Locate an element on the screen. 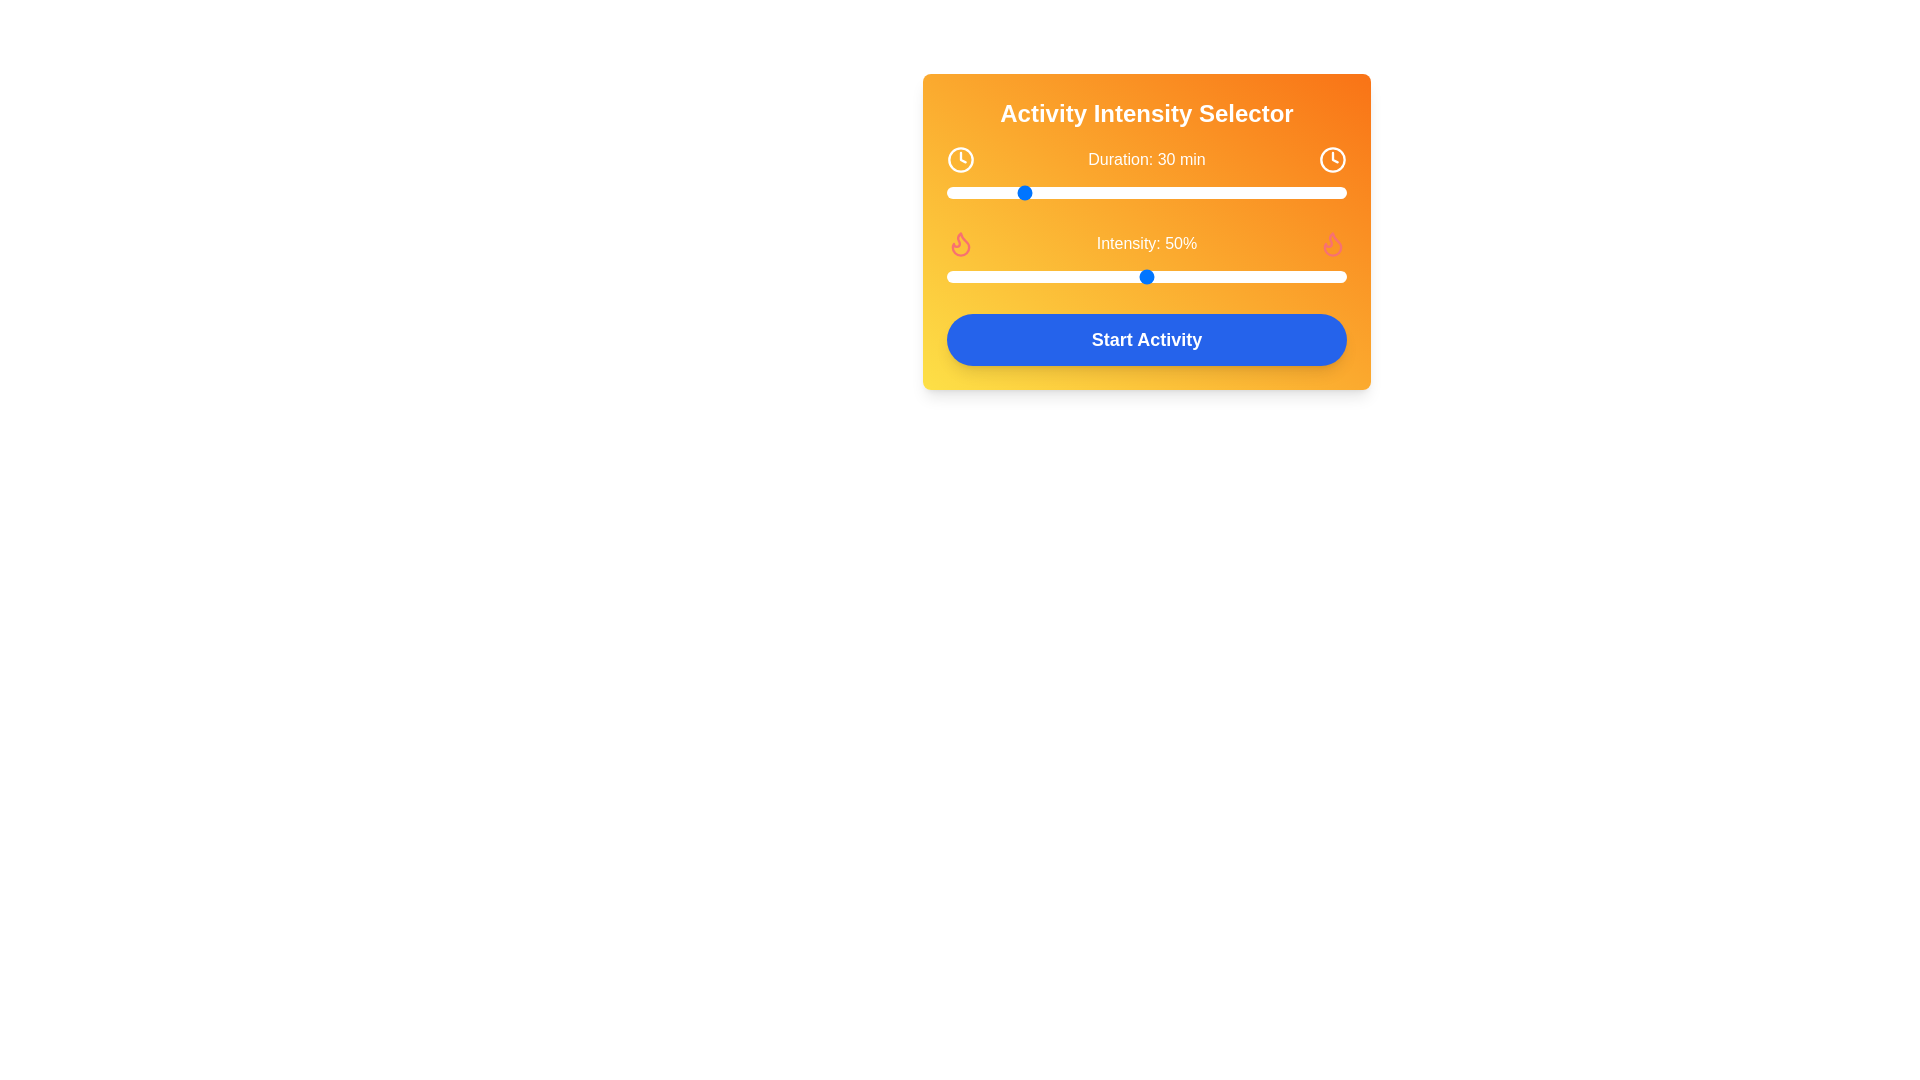  the duration slider to 94 minutes is located at coordinates (1251, 192).